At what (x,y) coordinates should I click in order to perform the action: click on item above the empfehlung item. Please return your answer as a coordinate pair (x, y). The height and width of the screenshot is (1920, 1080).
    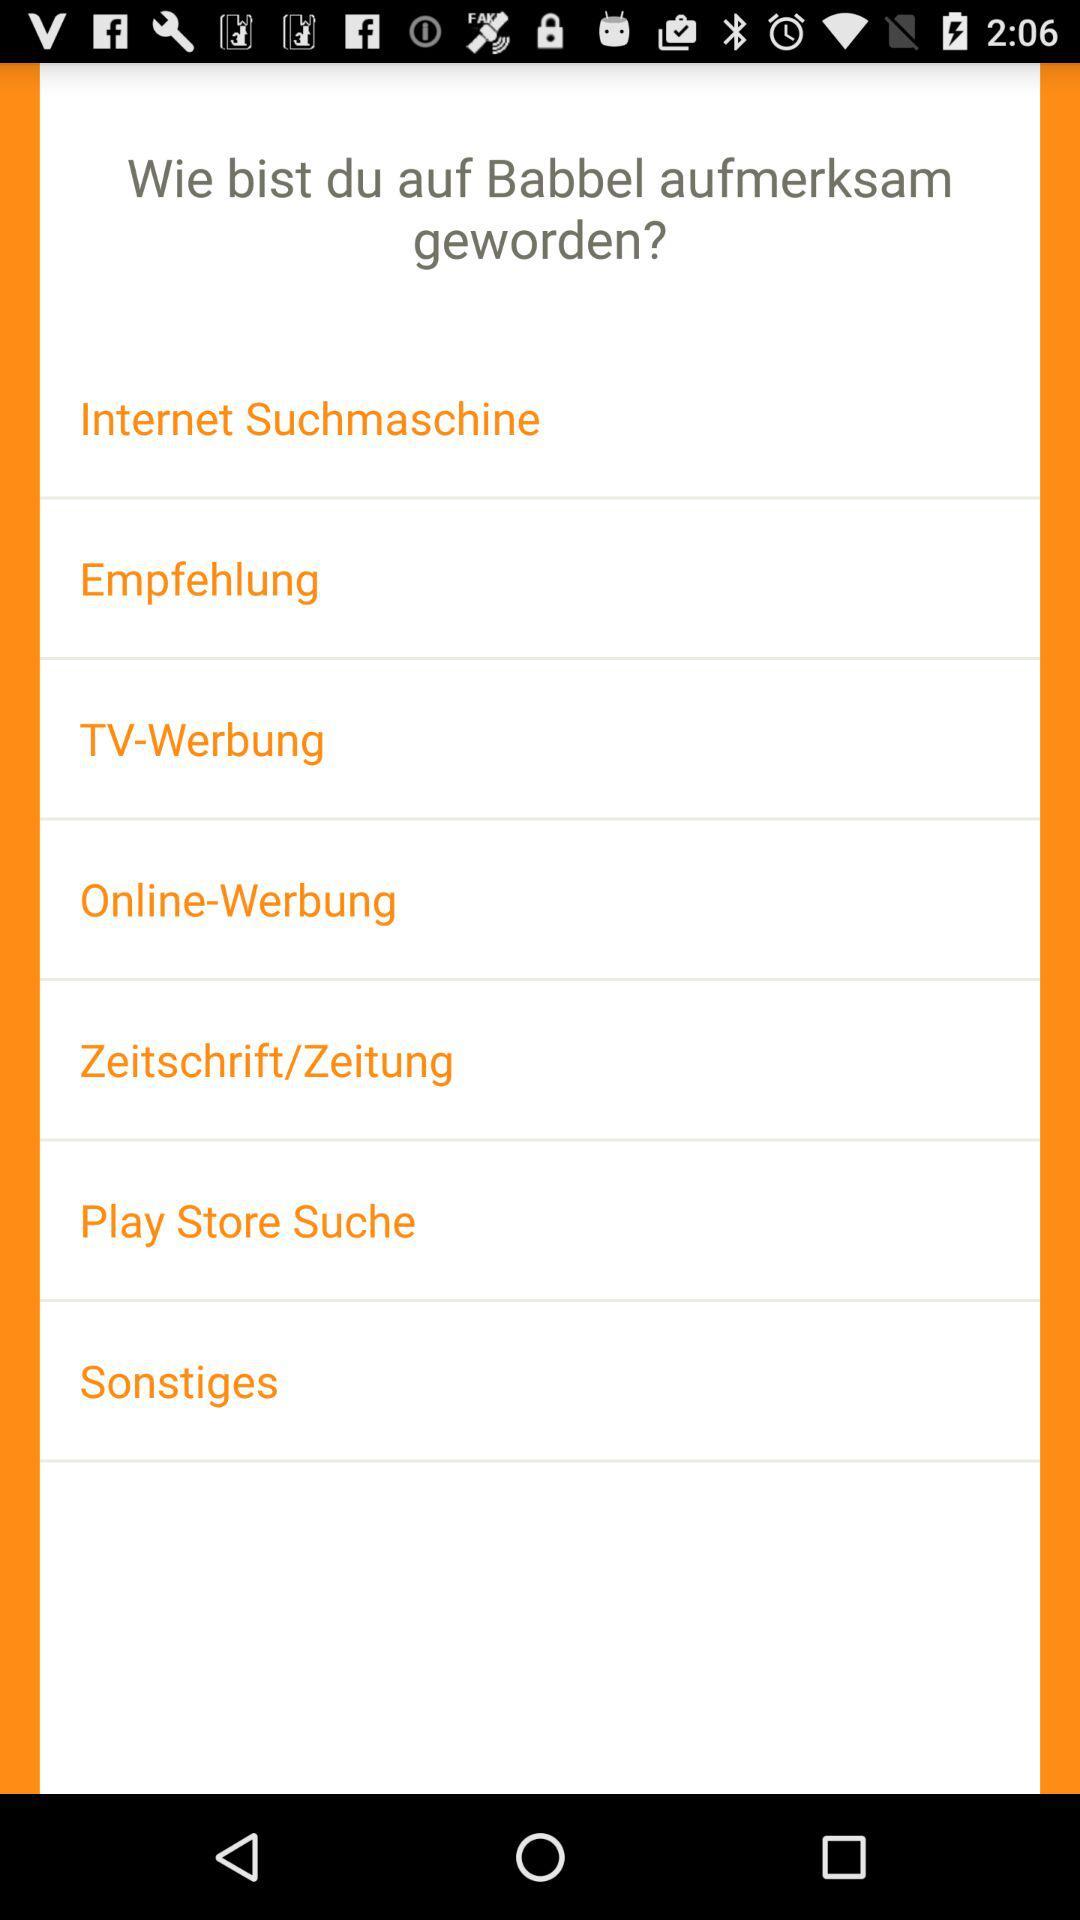
    Looking at the image, I should click on (540, 416).